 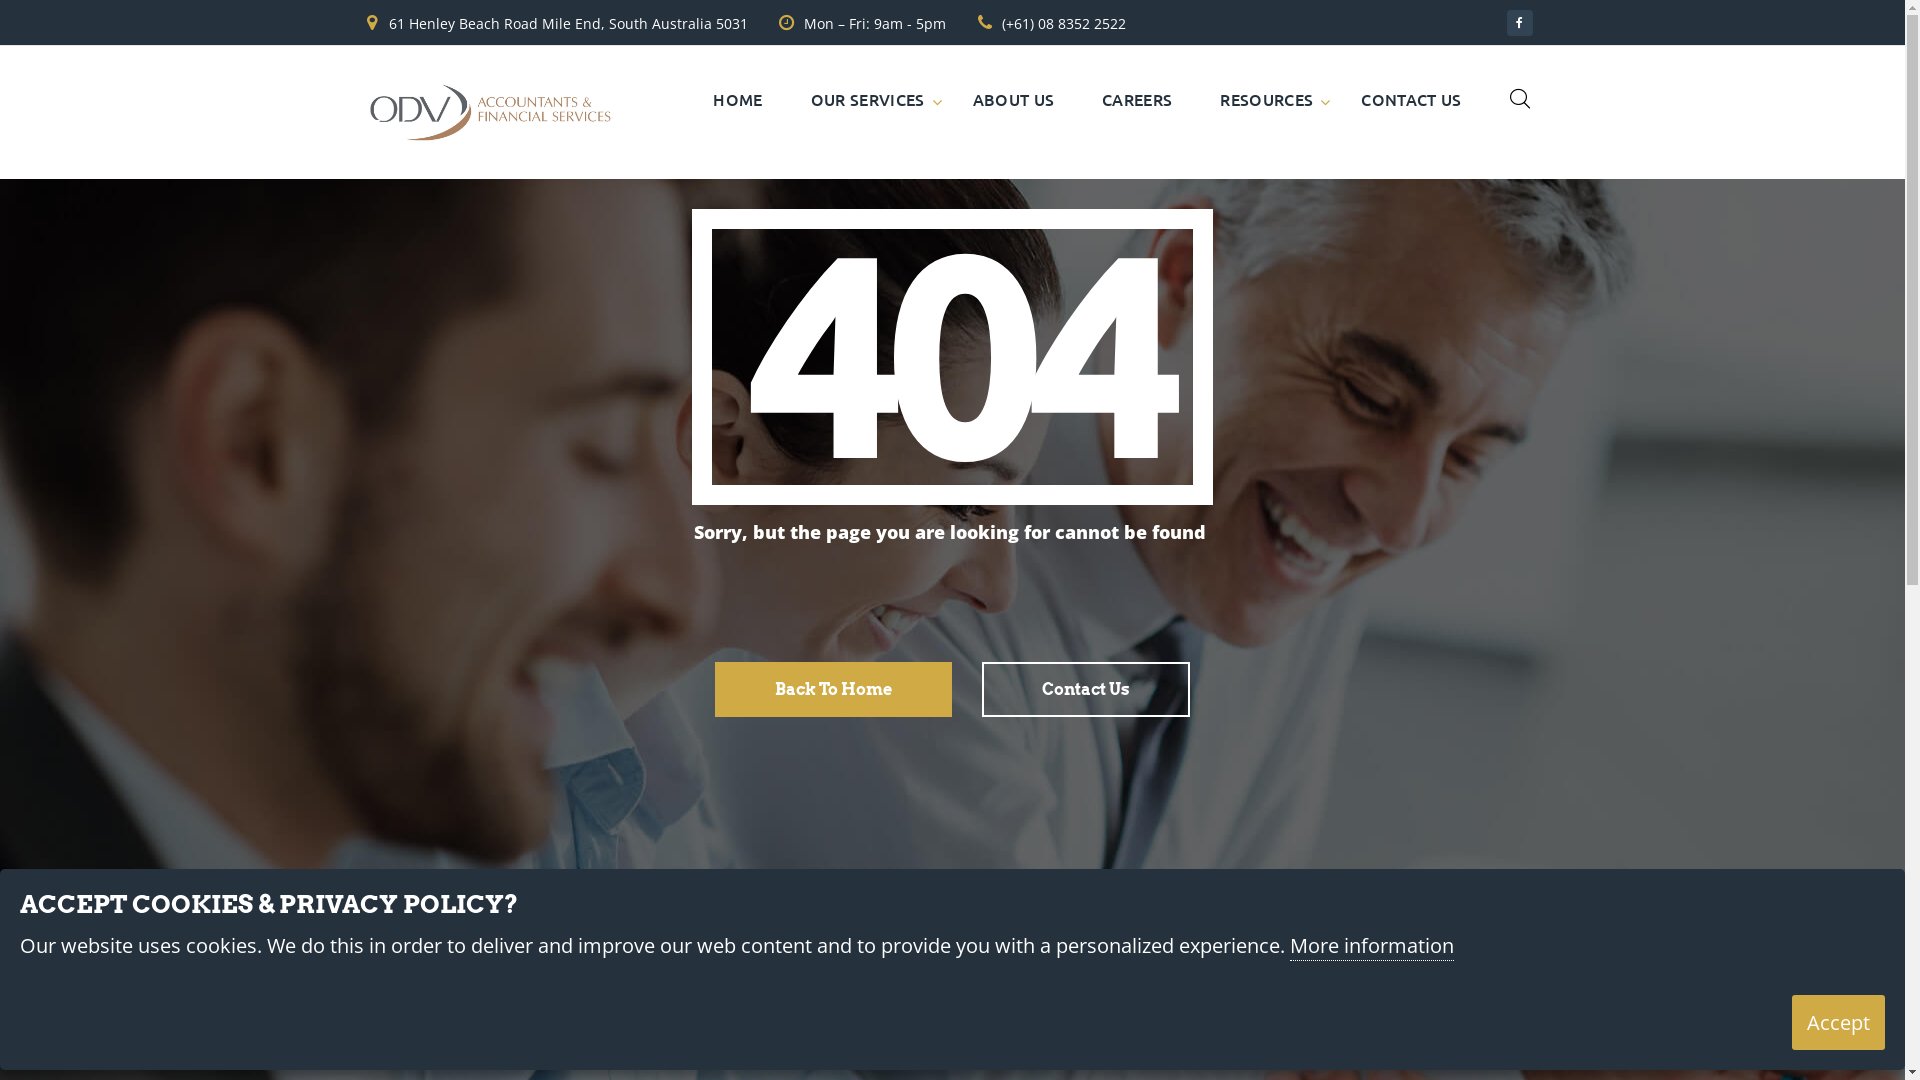 I want to click on '61 Henley Beach Road Mile End, South Australia 5031', so click(x=566, y=23).